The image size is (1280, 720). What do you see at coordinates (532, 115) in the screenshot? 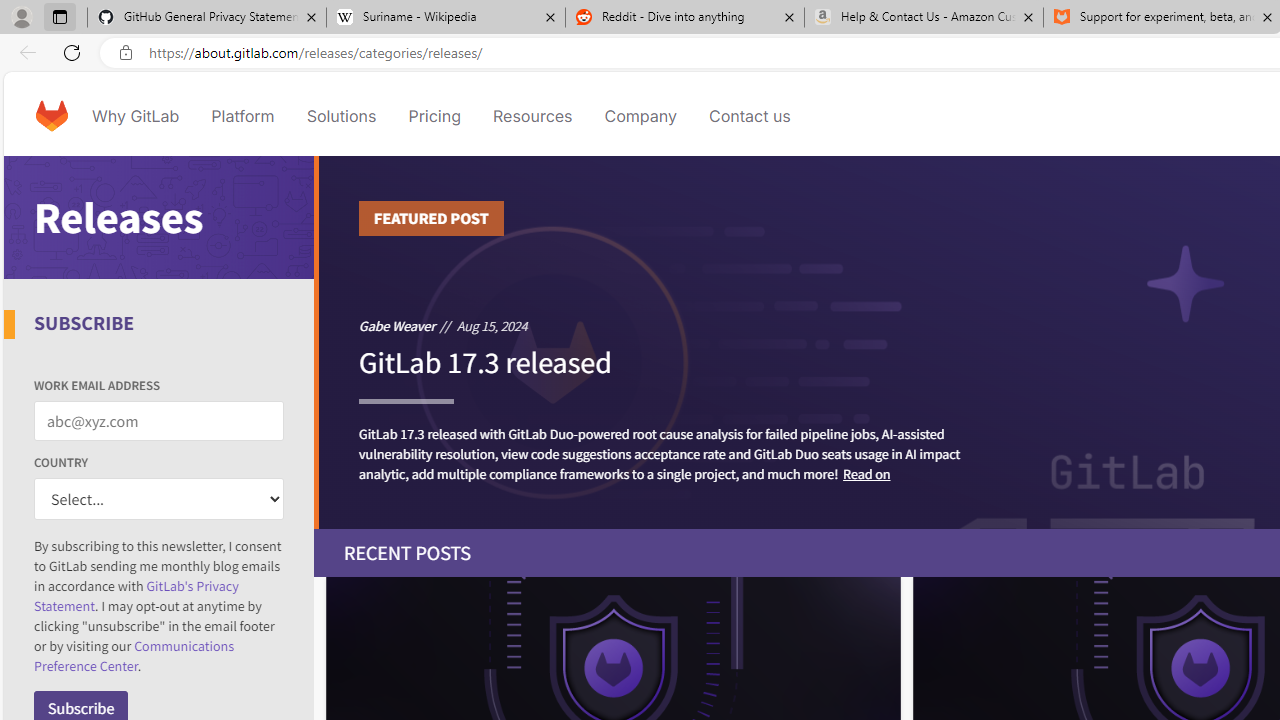
I see `'Resources'` at bounding box center [532, 115].